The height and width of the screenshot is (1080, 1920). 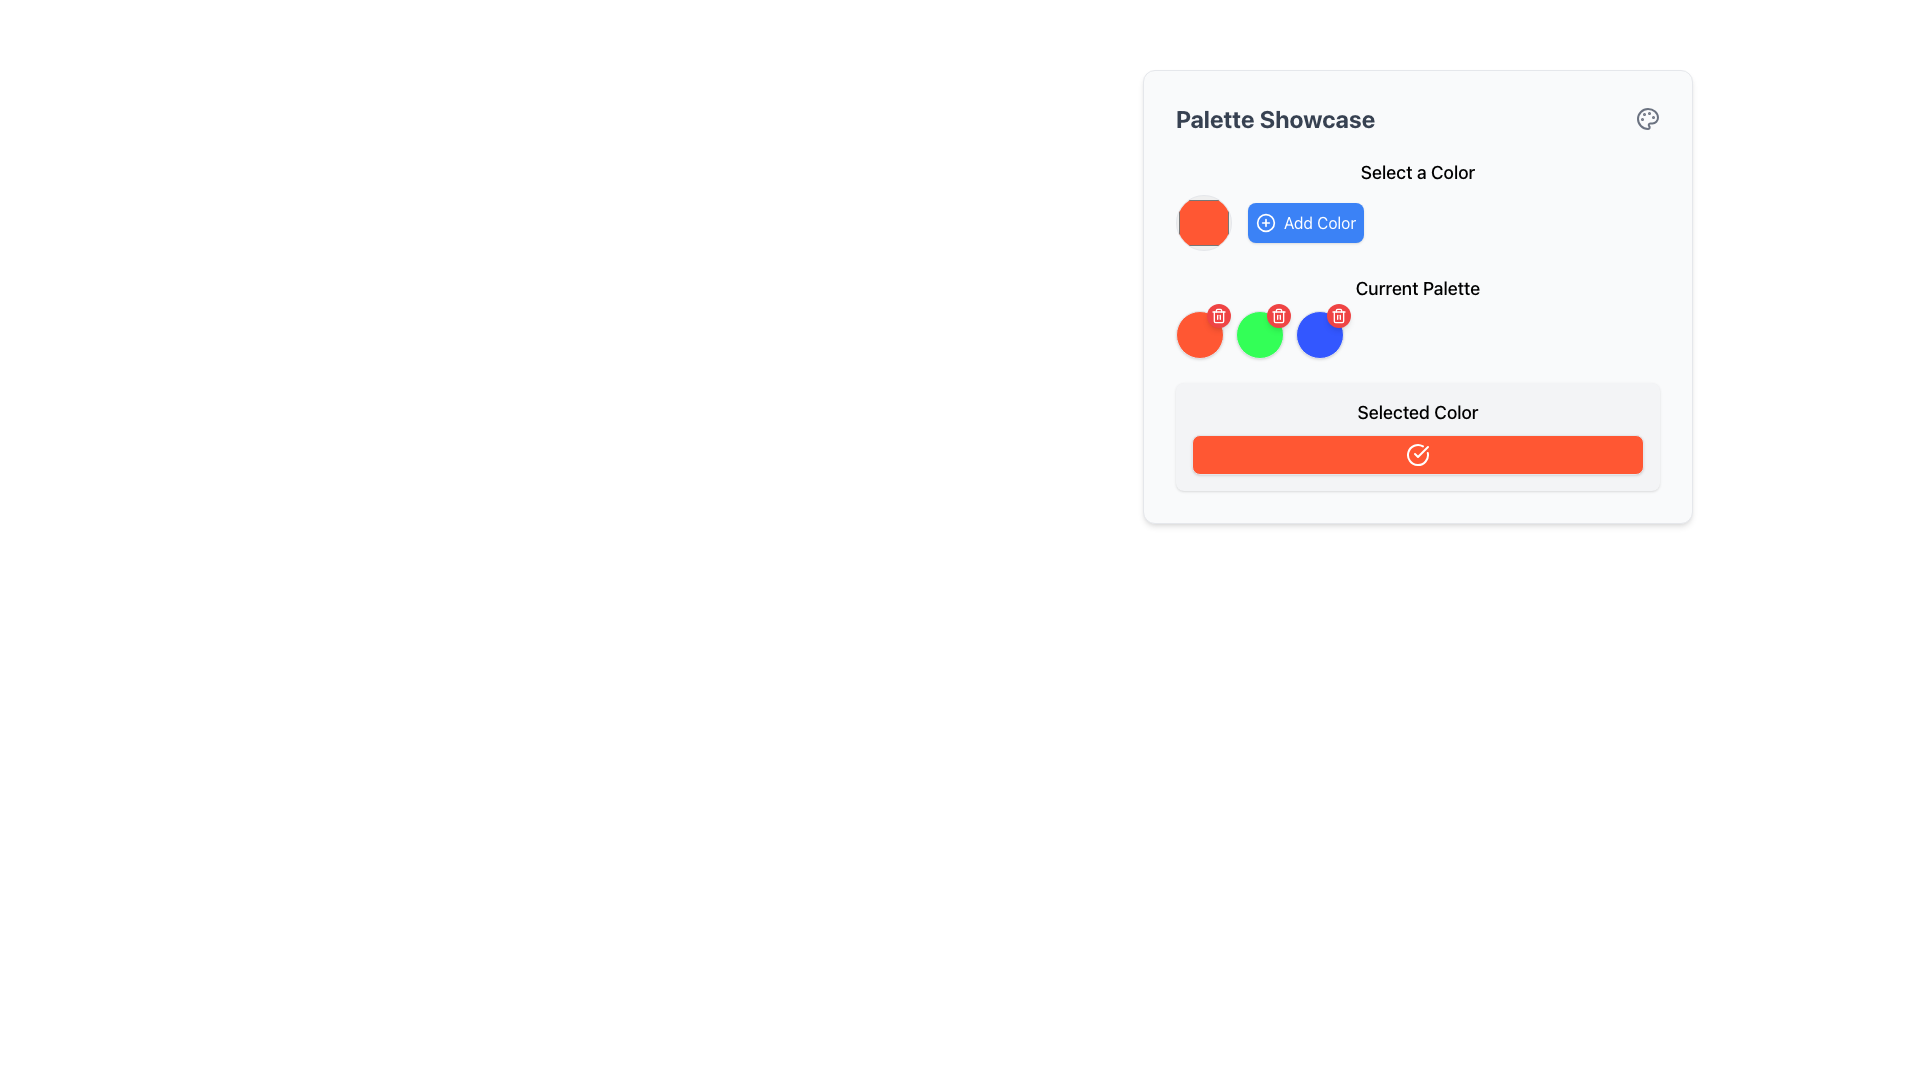 What do you see at coordinates (1647, 119) in the screenshot?
I see `the paint palette icon located in the top-right corner of the color selector panel, which features multiple circular paint blobs` at bounding box center [1647, 119].